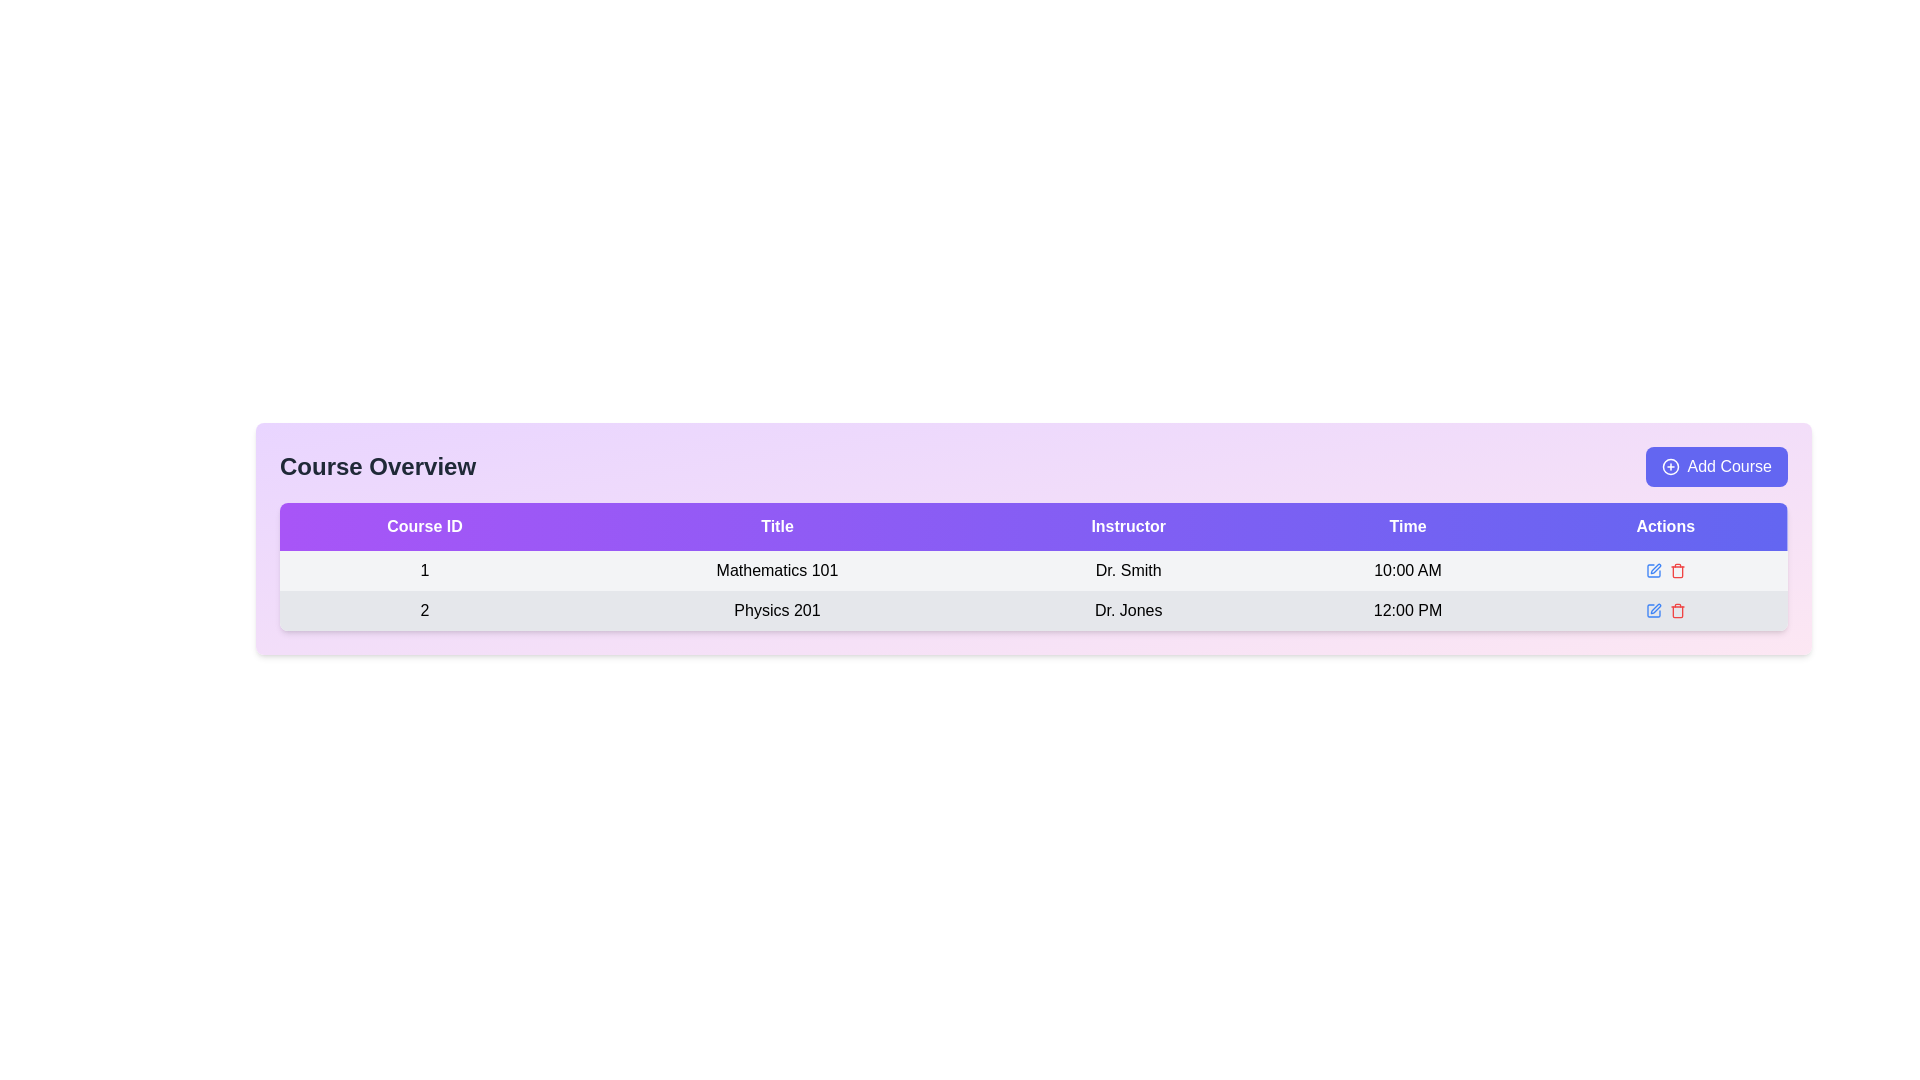  Describe the element at coordinates (776, 609) in the screenshot. I see `the 'Physics 201' text label located in the second row and second column of the course information table under the 'Title' heading` at that location.